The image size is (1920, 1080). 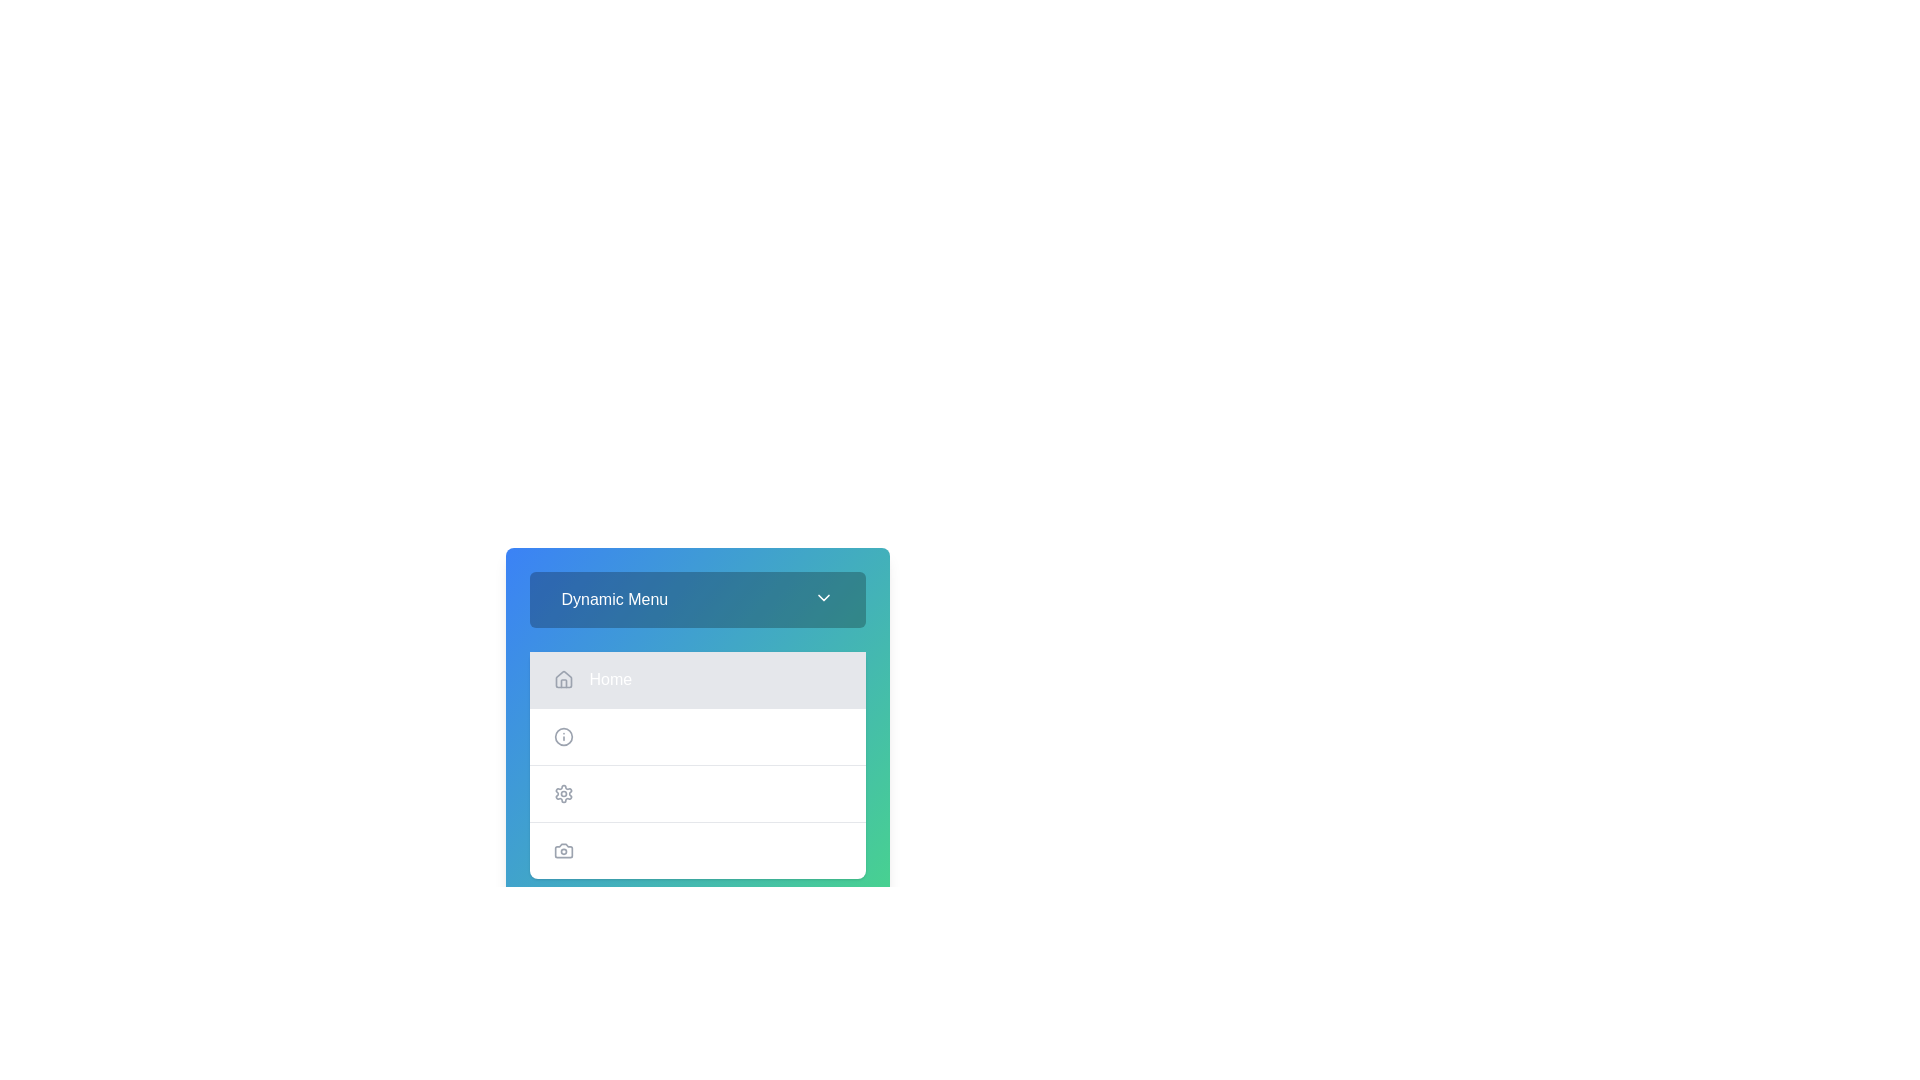 What do you see at coordinates (697, 850) in the screenshot?
I see `the 'Gallery' menu entry, which is the last item in the vertical list of menu options` at bounding box center [697, 850].